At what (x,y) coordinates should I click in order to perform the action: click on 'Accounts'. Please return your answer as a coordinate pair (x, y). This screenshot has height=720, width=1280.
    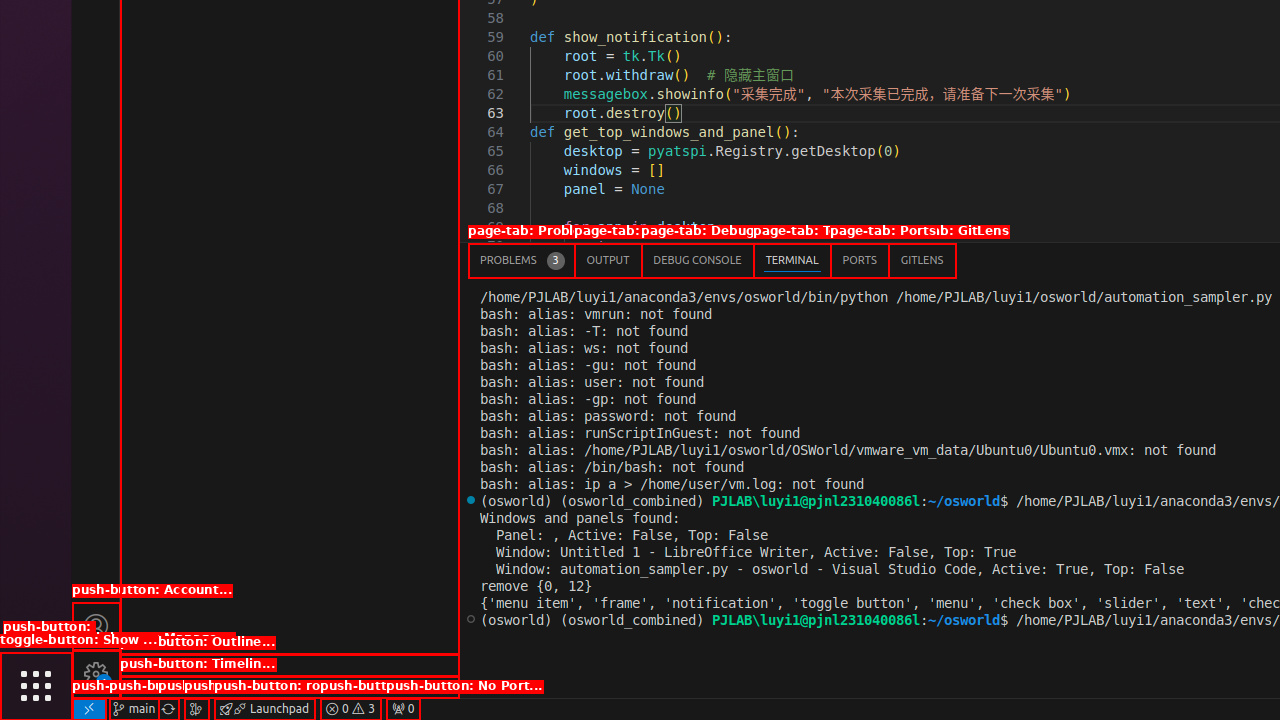
    Looking at the image, I should click on (95, 624).